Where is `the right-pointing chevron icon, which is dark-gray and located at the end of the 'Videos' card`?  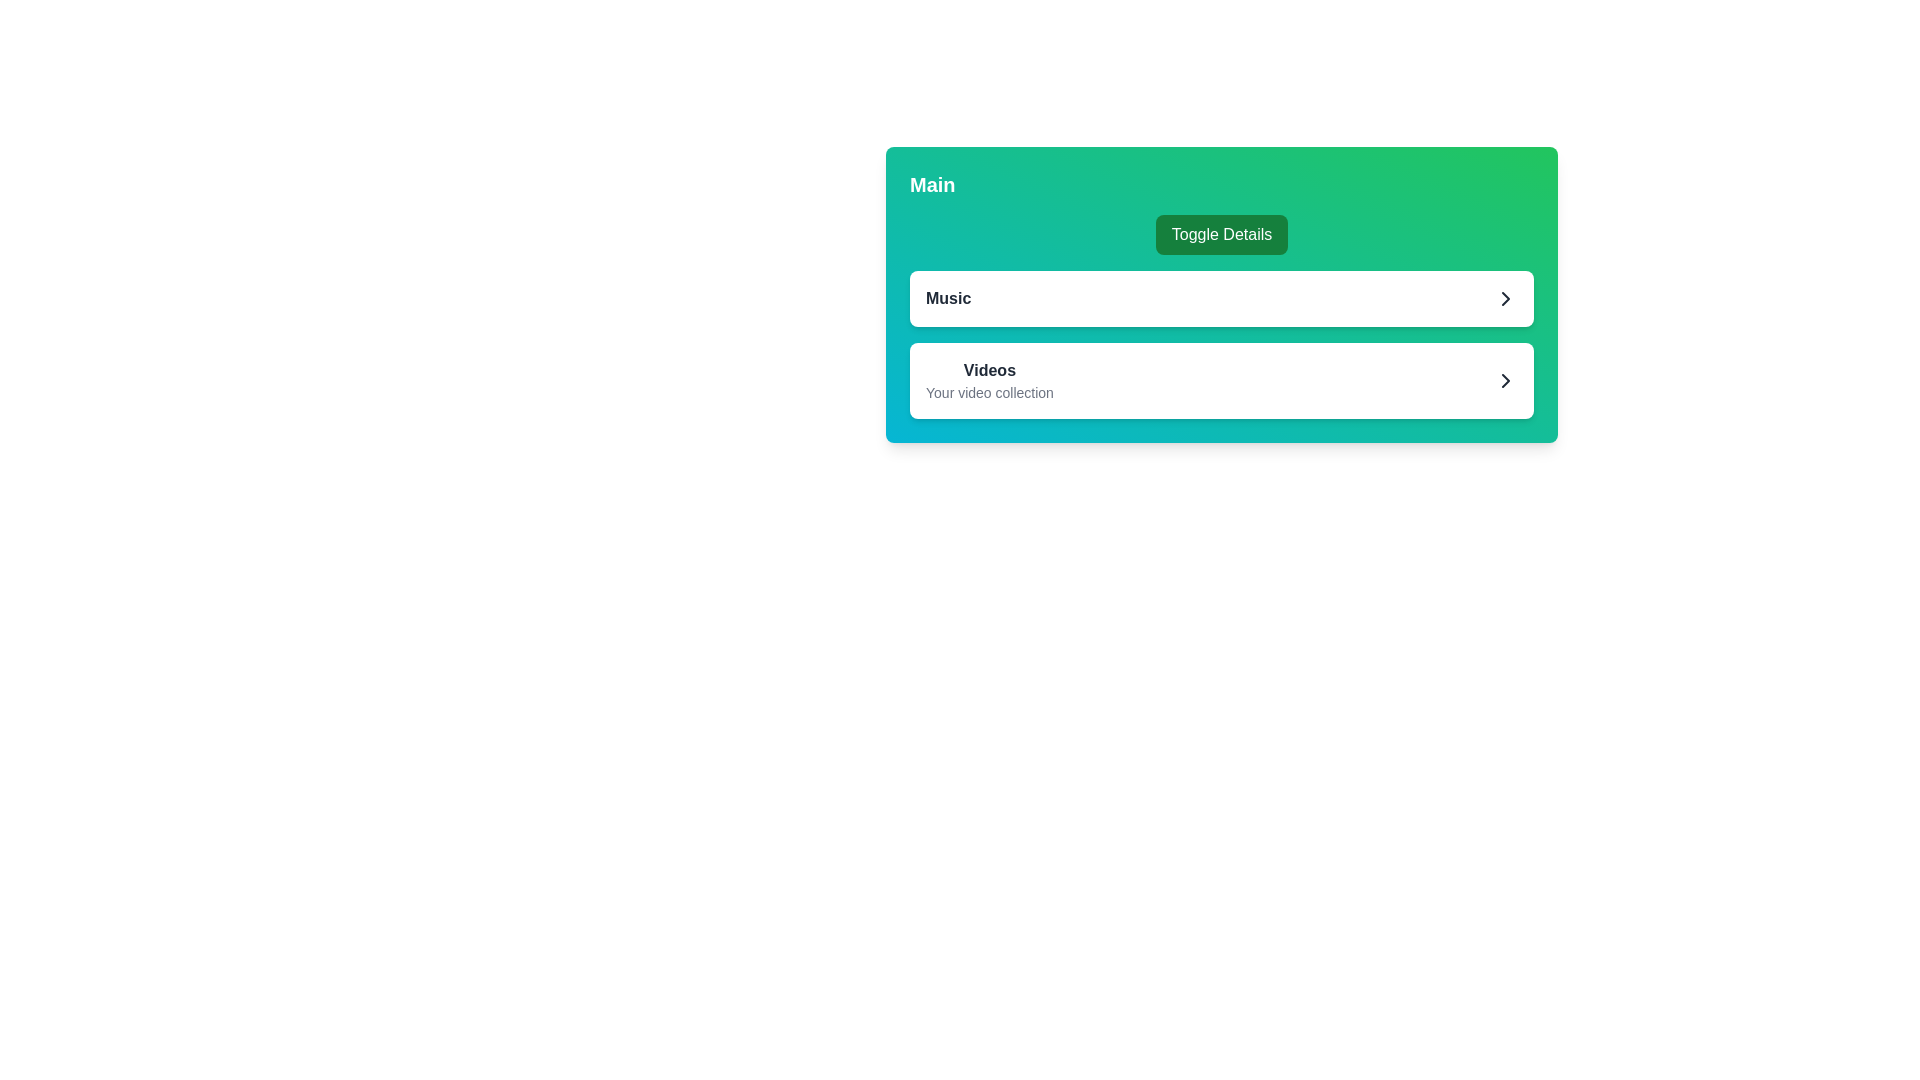
the right-pointing chevron icon, which is dark-gray and located at the end of the 'Videos' card is located at coordinates (1506, 381).